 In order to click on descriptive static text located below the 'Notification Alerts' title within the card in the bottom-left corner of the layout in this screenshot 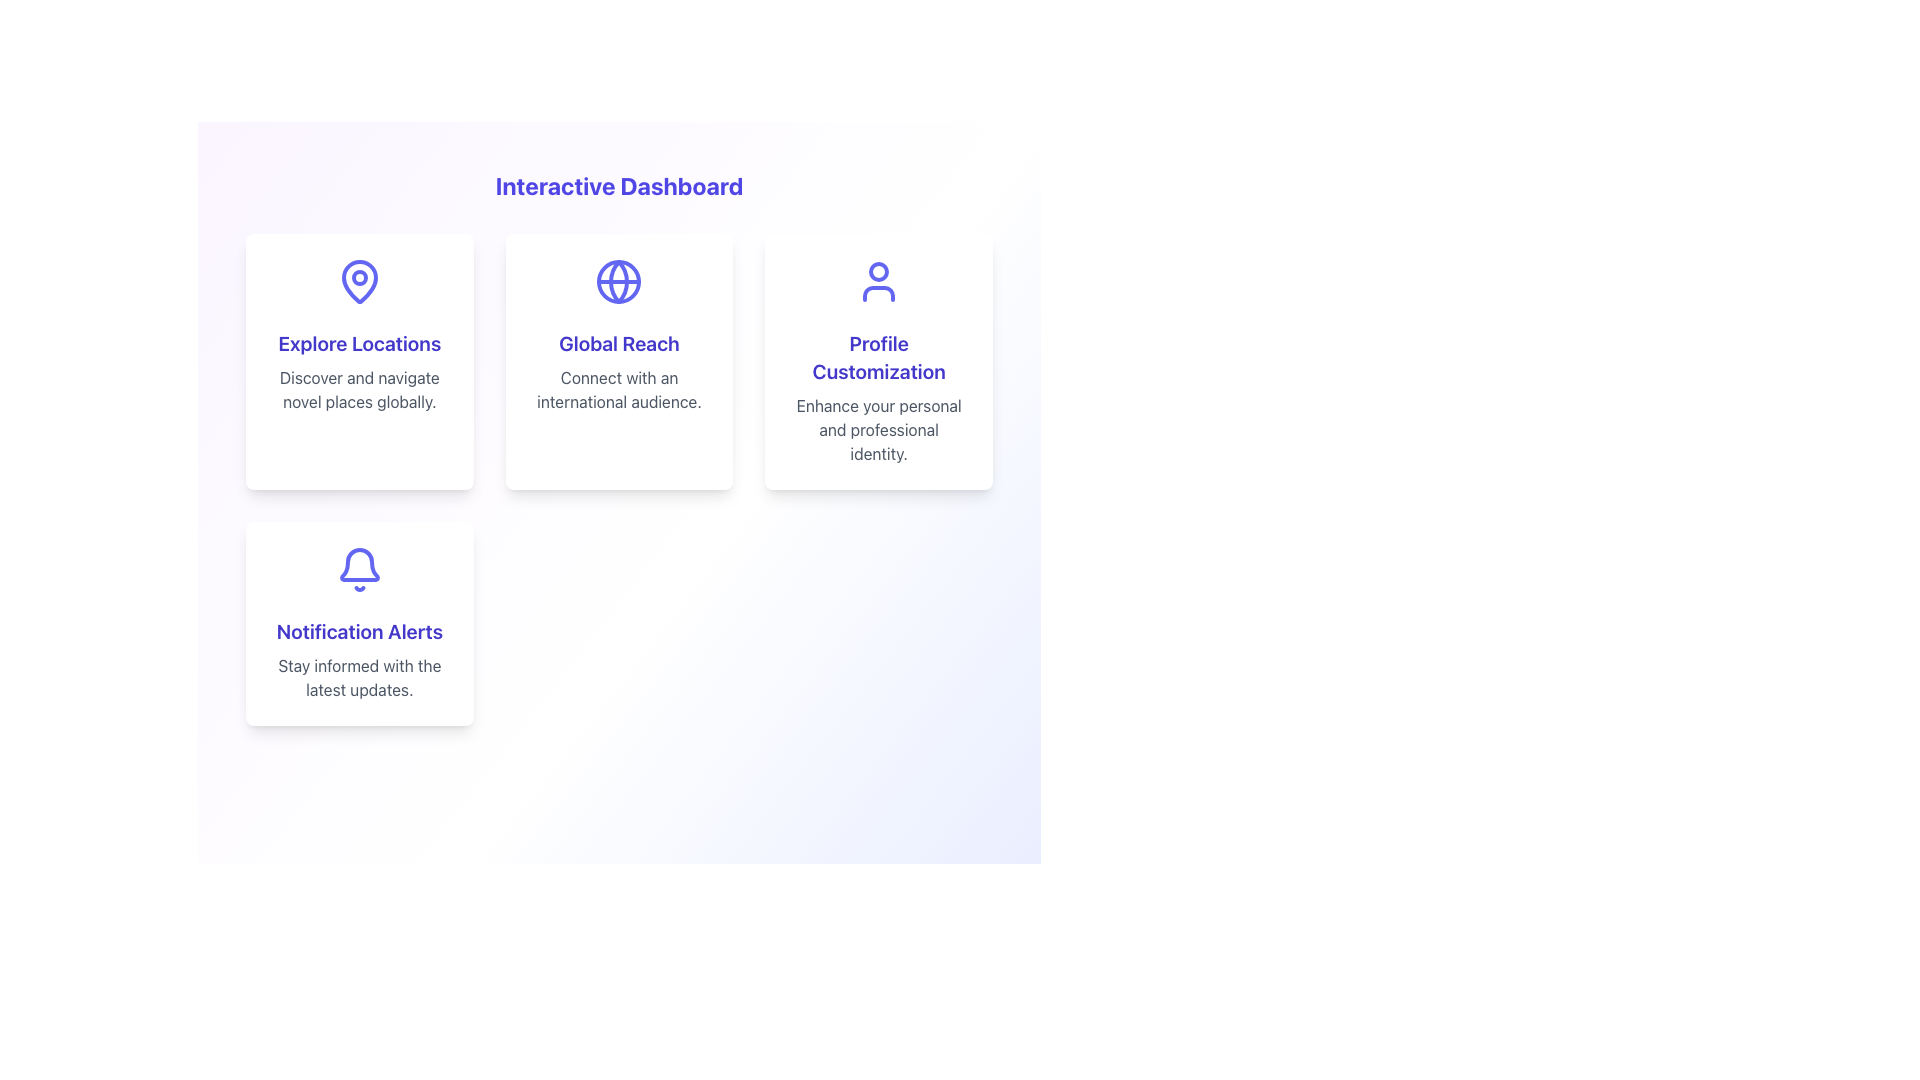, I will do `click(359, 677)`.